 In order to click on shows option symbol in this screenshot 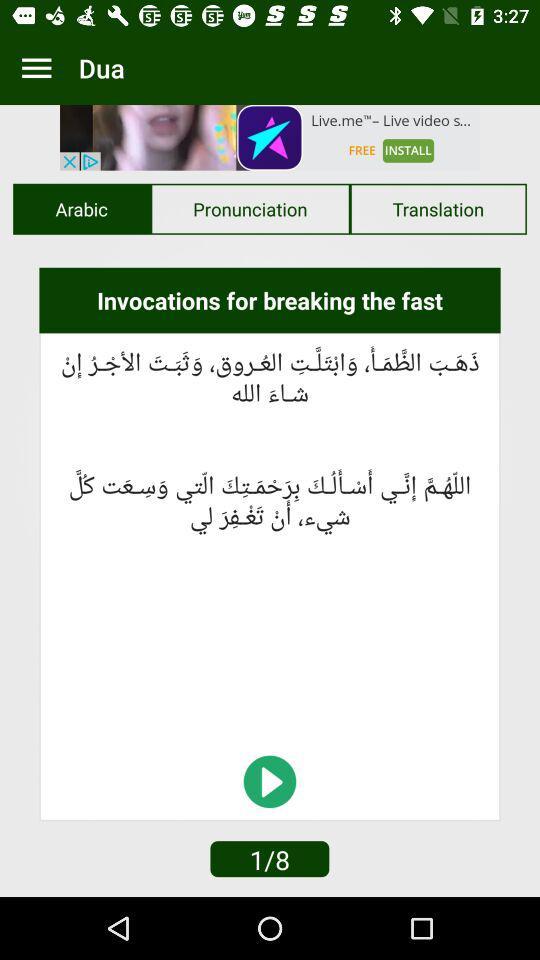, I will do `click(36, 68)`.